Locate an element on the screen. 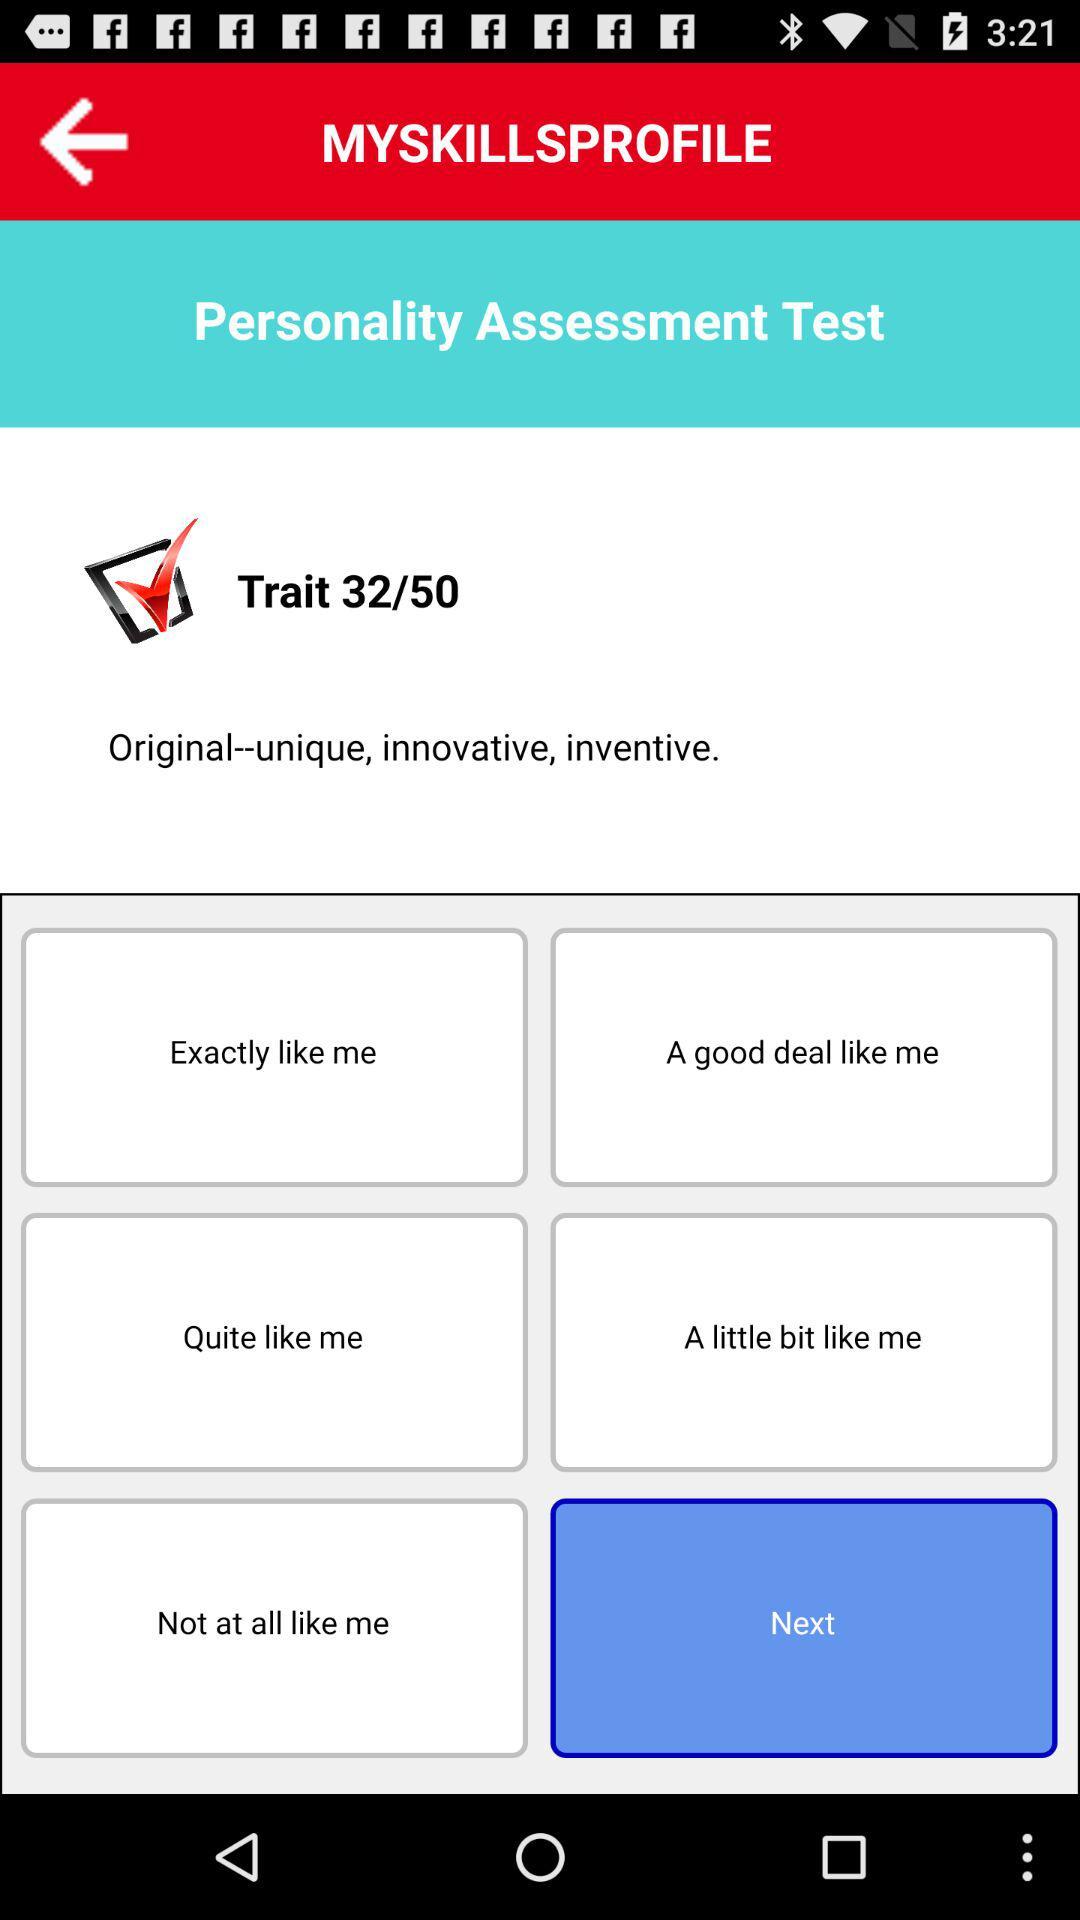 This screenshot has width=1080, height=1920. icon below the a little bit icon is located at coordinates (802, 1628).